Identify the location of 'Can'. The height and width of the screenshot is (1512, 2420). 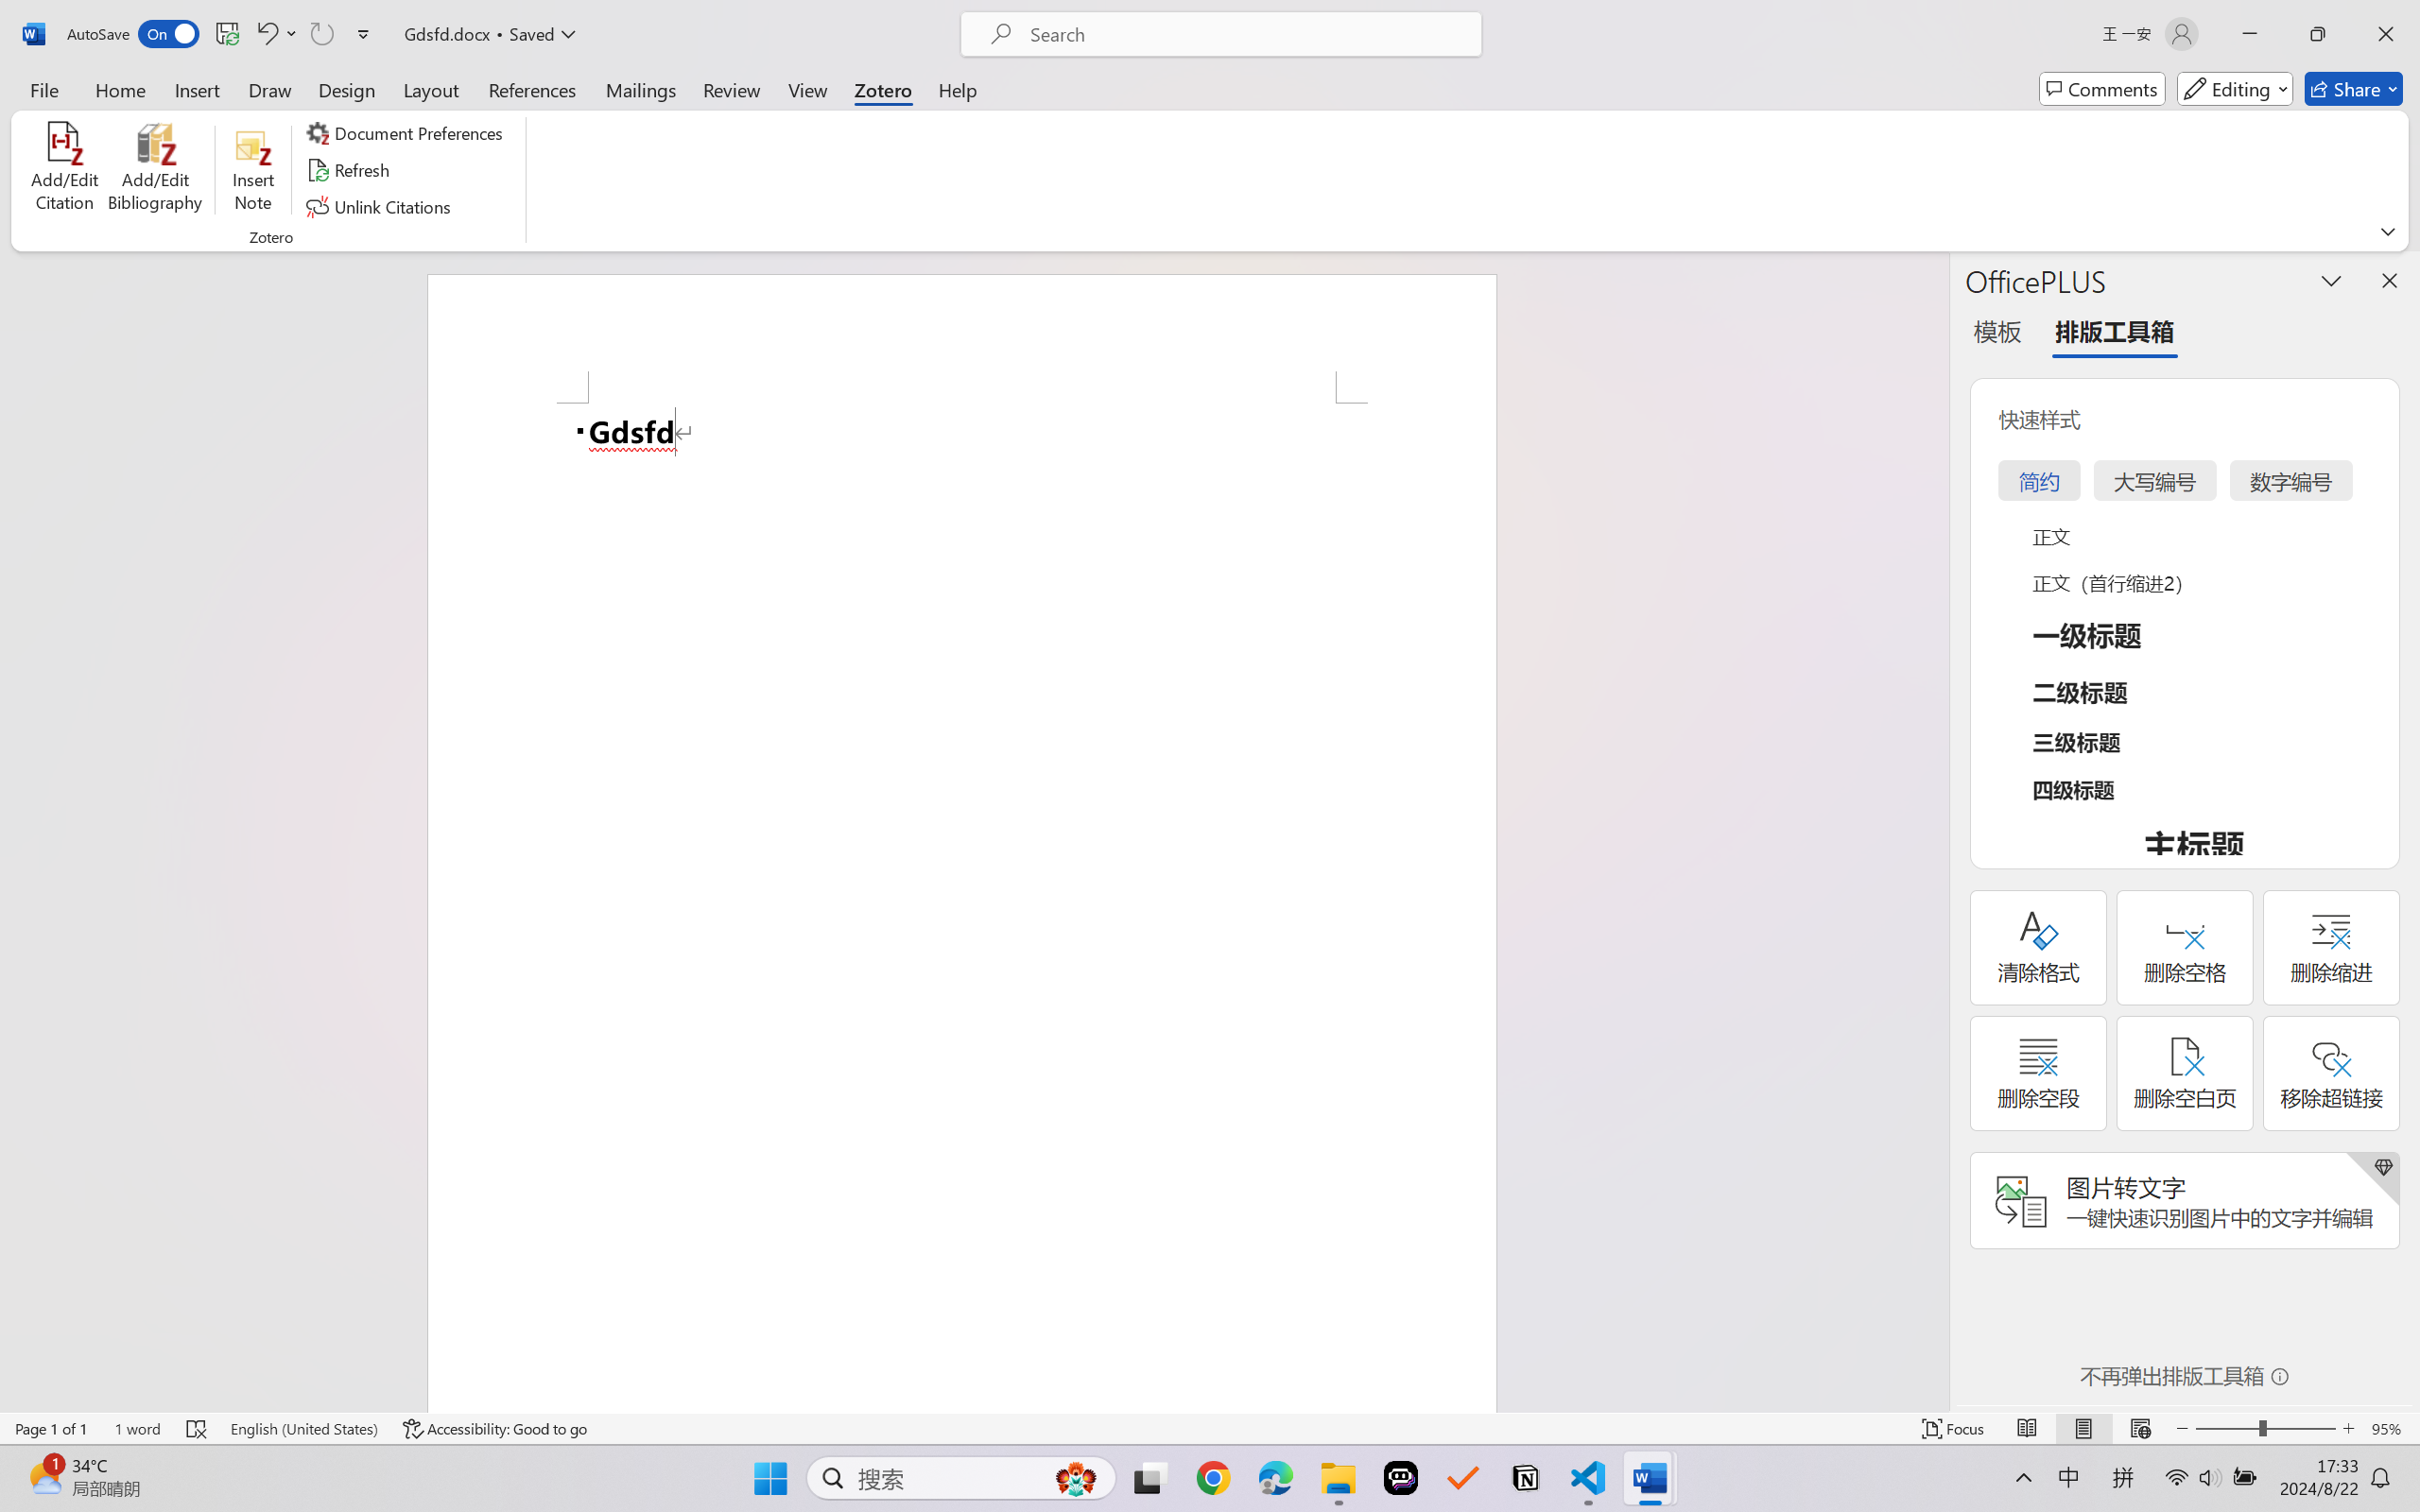
(320, 33).